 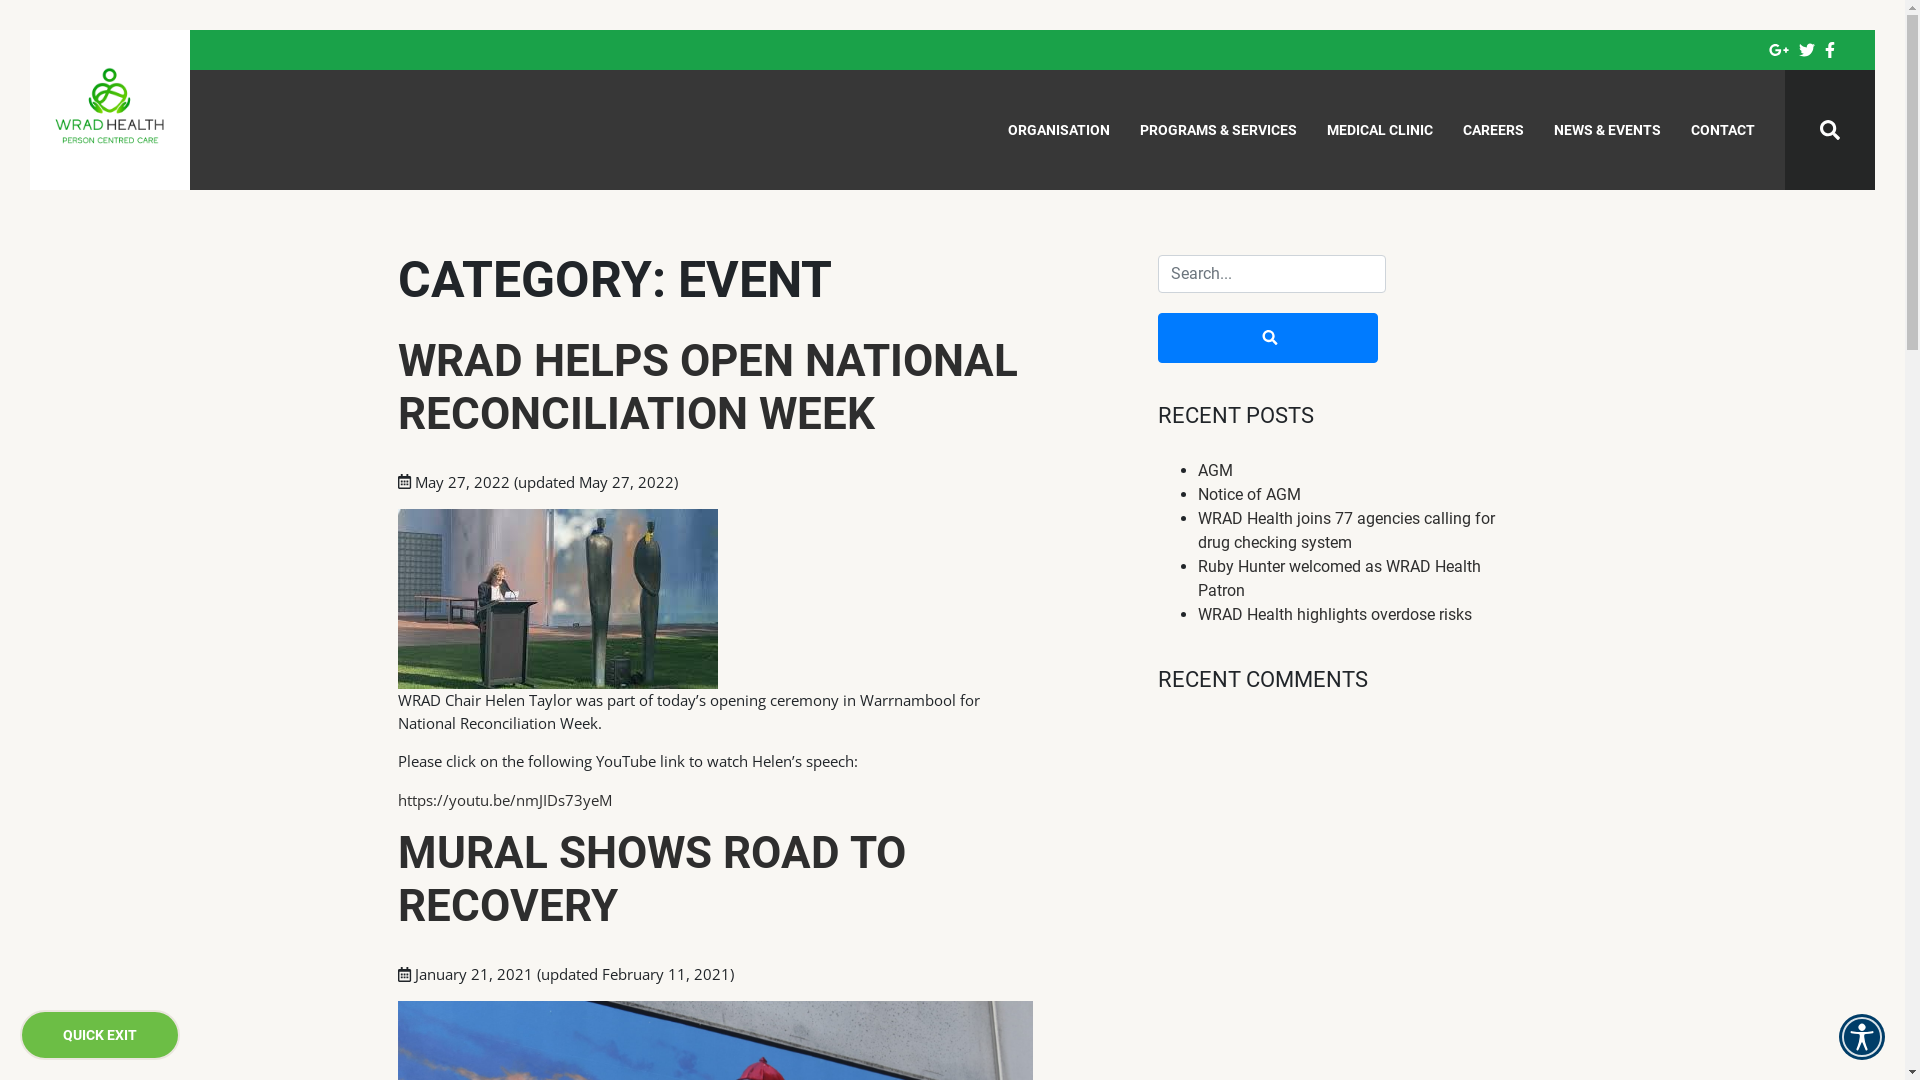 I want to click on 'QUICK EXIT', so click(x=19, y=1034).